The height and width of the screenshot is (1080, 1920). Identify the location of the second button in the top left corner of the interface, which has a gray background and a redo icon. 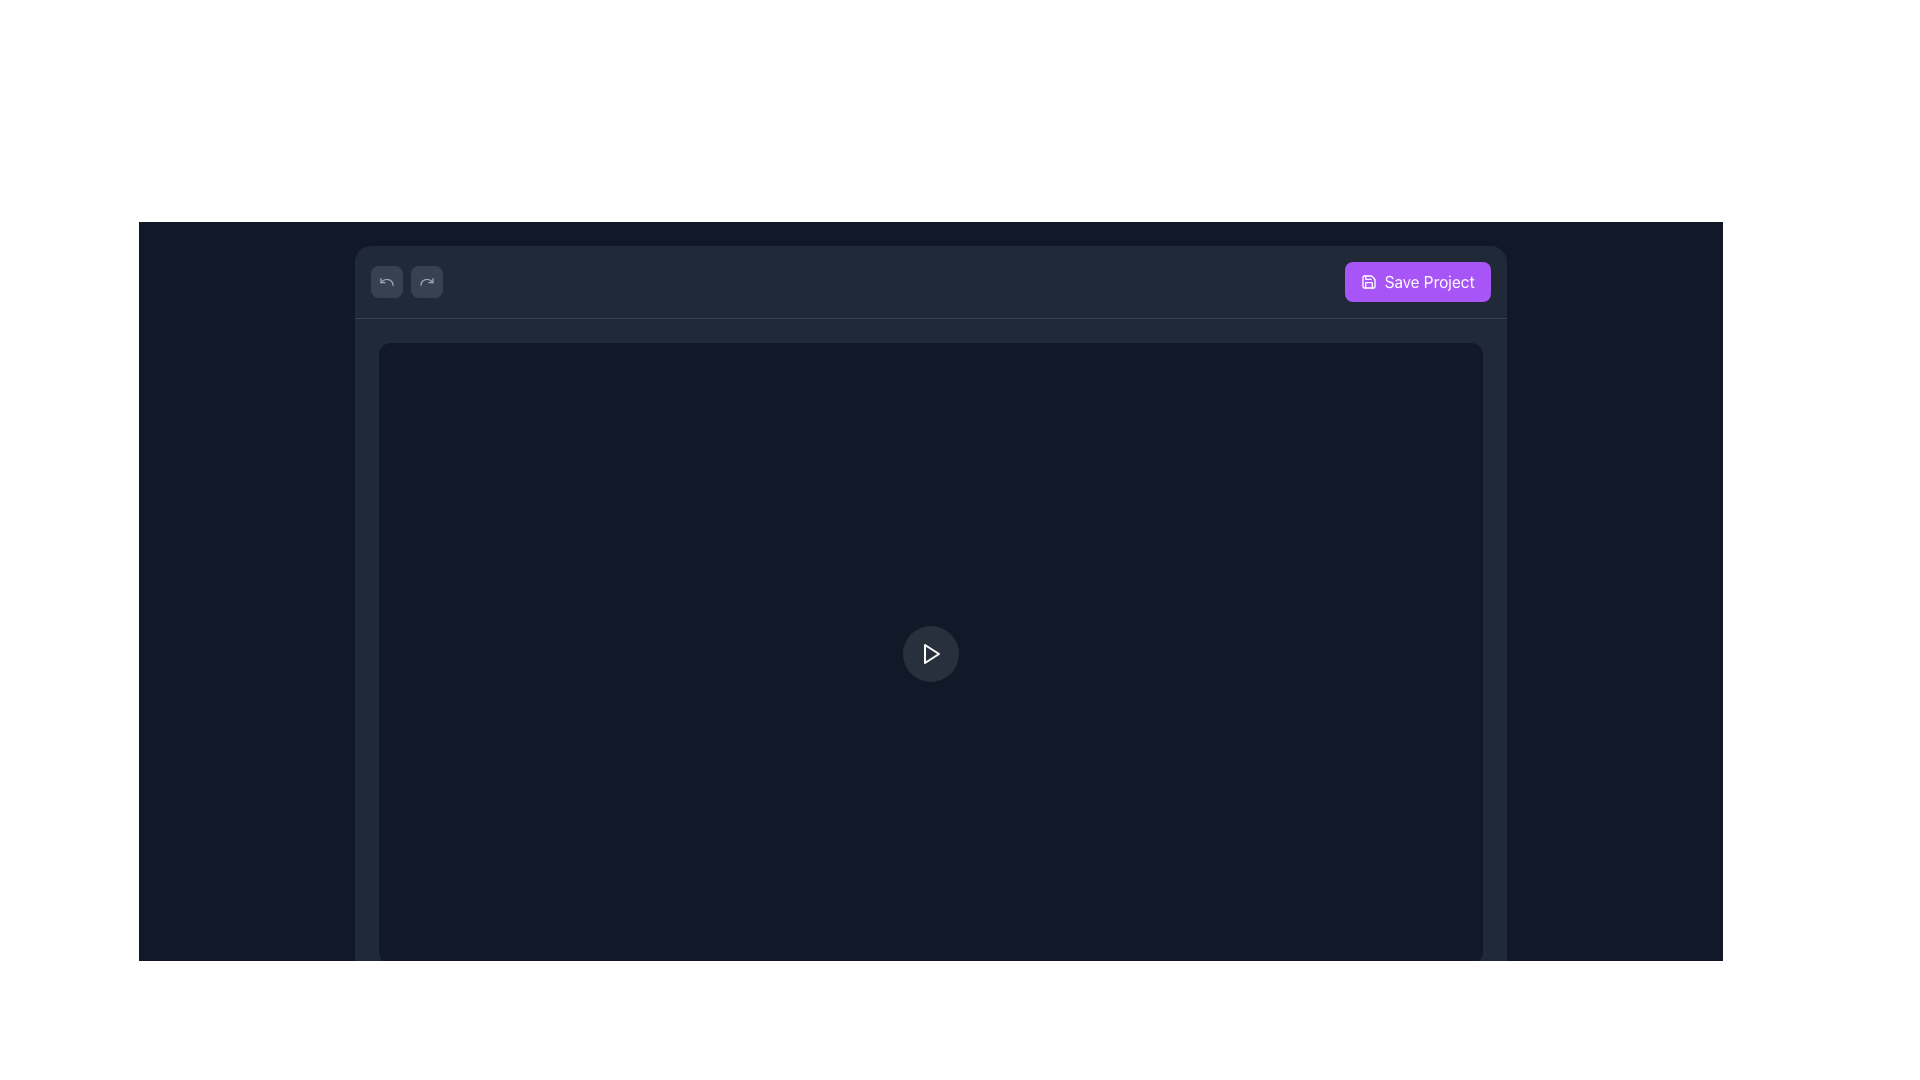
(426, 281).